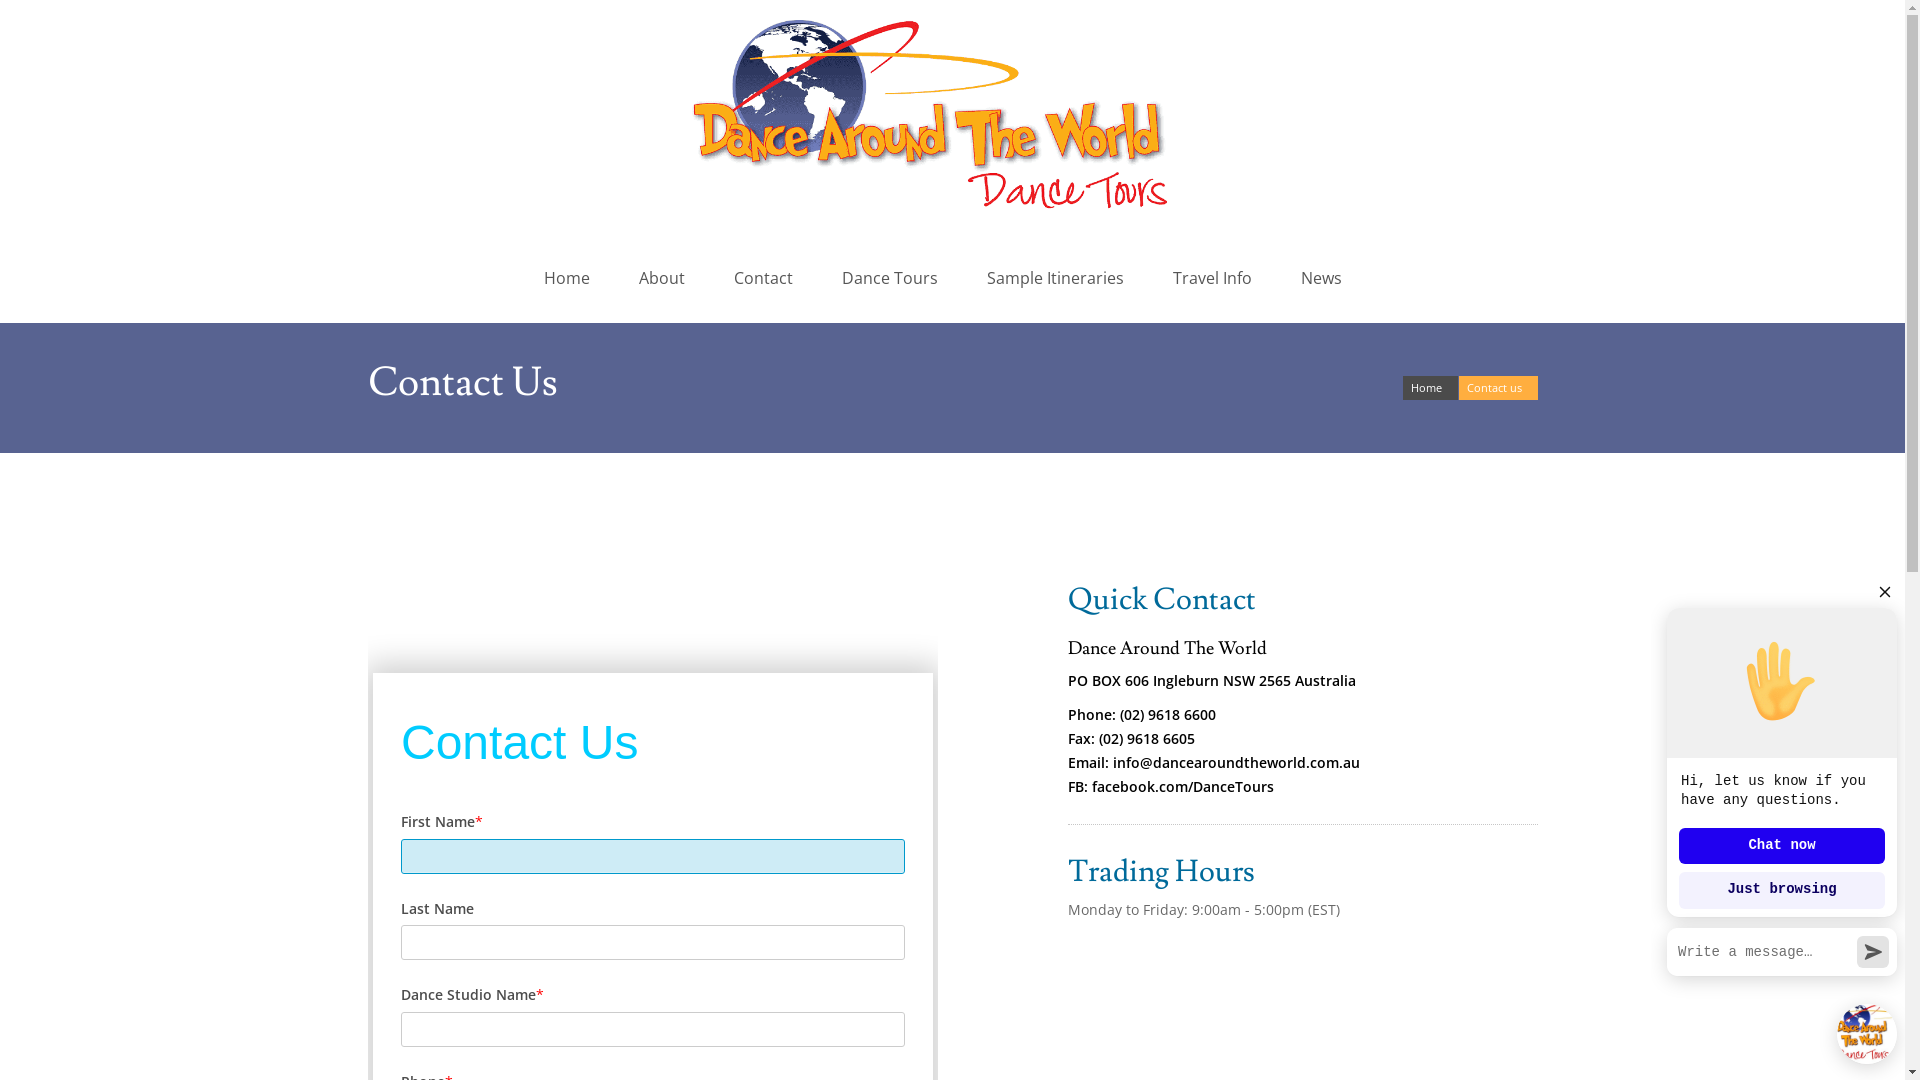  I want to click on 'Dance Tours', so click(892, 277).